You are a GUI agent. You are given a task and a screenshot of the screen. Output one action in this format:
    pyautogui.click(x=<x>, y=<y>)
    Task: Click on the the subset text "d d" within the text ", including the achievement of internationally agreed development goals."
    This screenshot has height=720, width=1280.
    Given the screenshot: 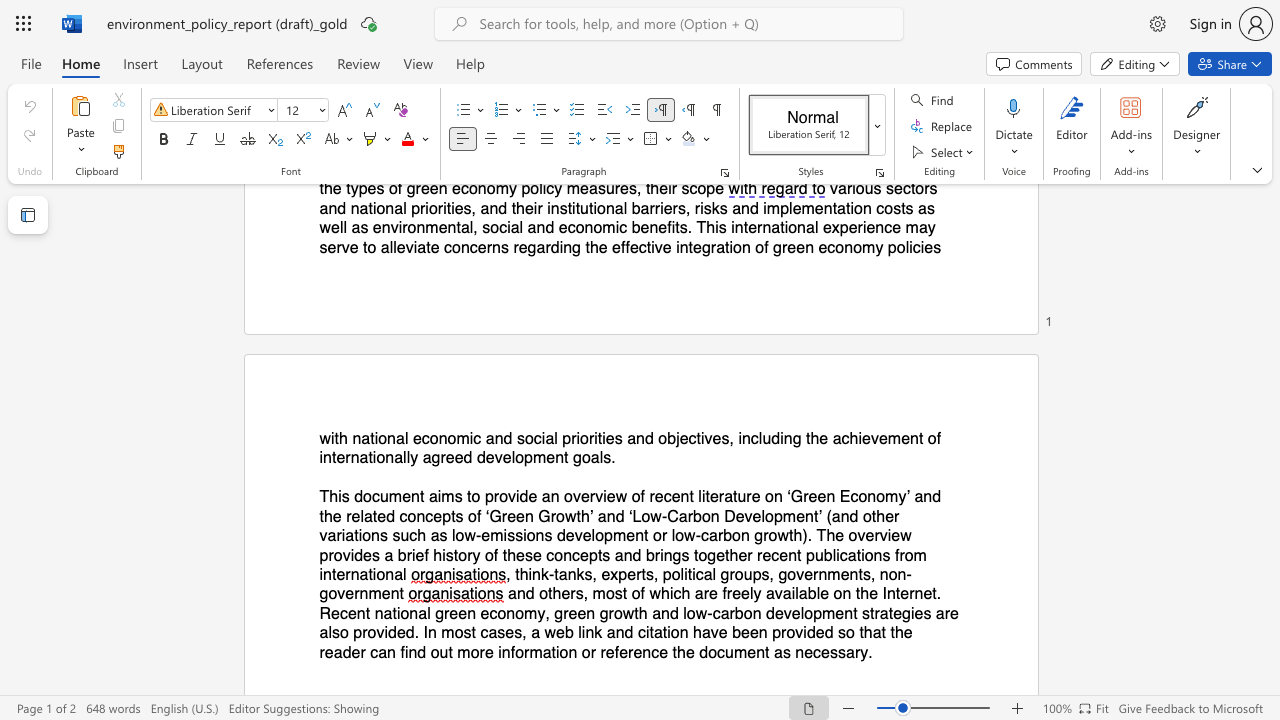 What is the action you would take?
    pyautogui.click(x=462, y=458)
    